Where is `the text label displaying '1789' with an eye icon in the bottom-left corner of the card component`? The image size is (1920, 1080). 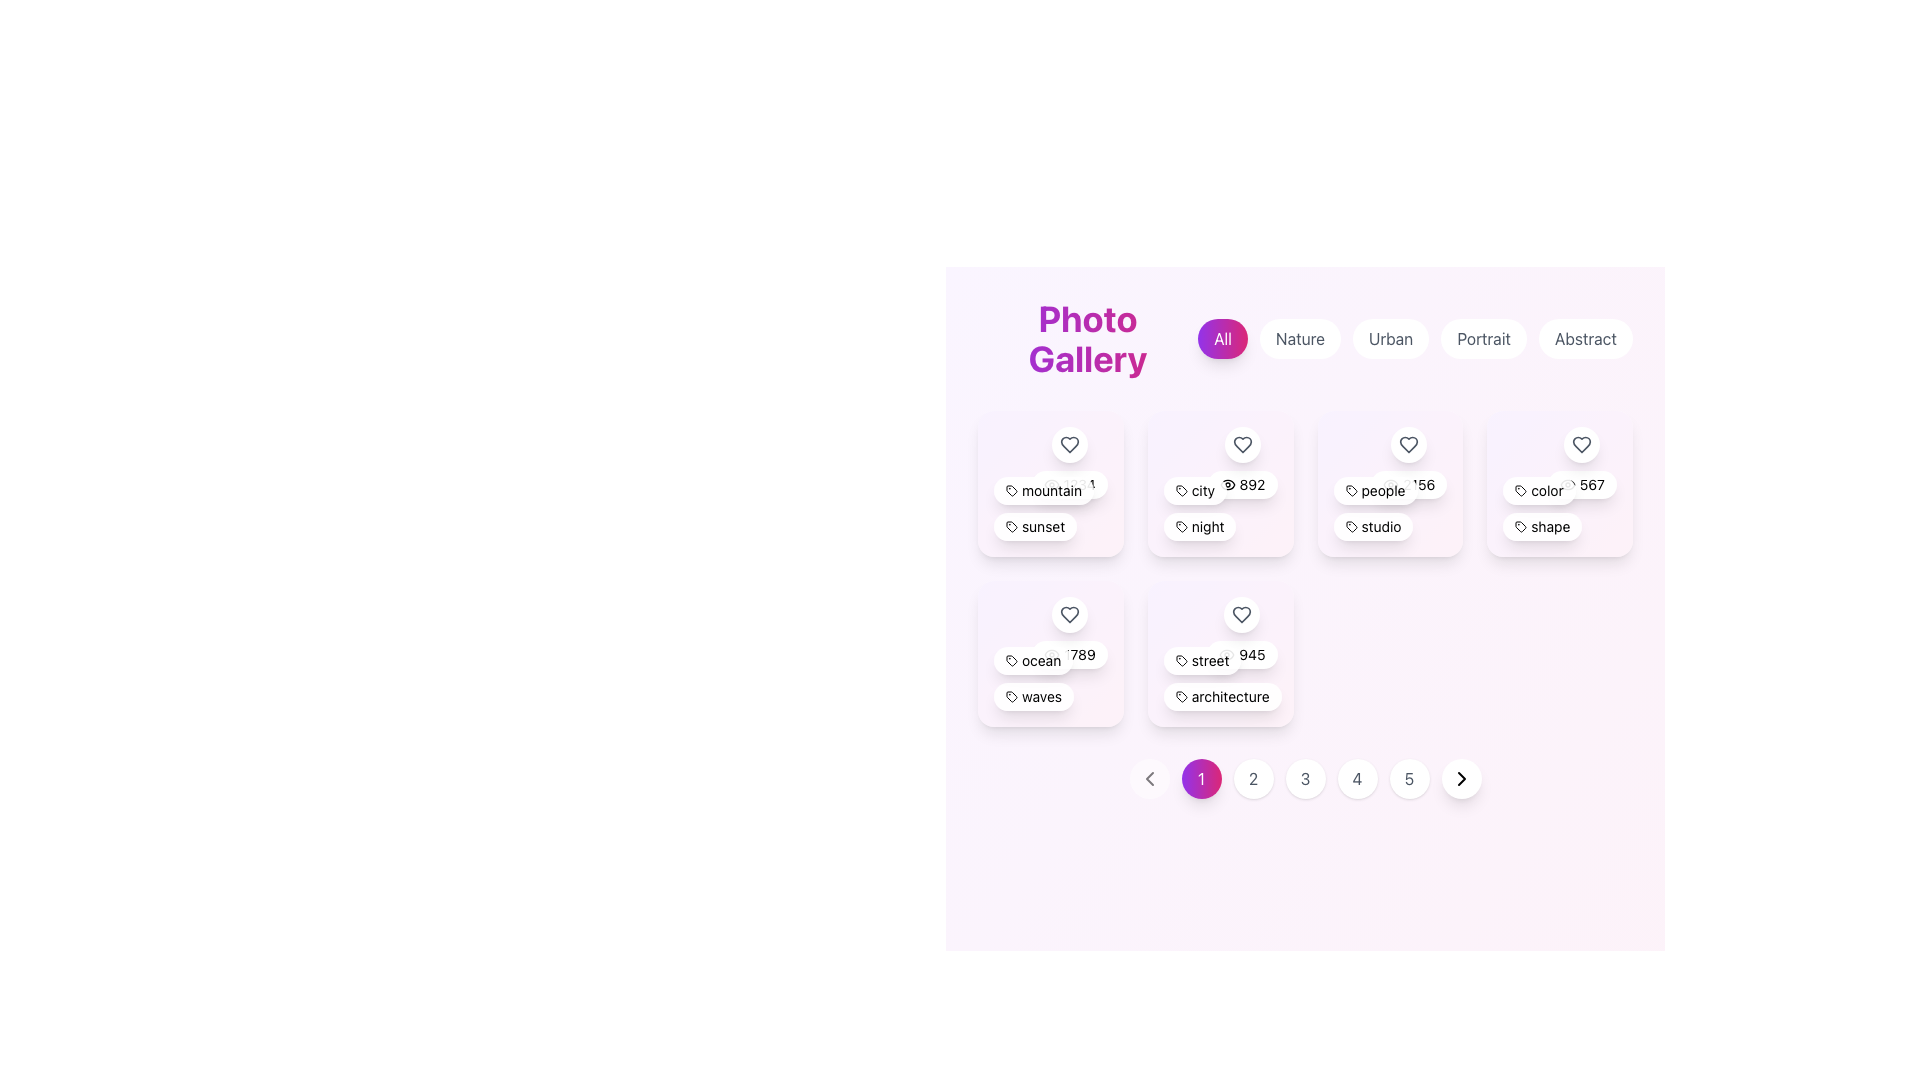 the text label displaying '1789' with an eye icon in the bottom-left corner of the card component is located at coordinates (1069, 654).